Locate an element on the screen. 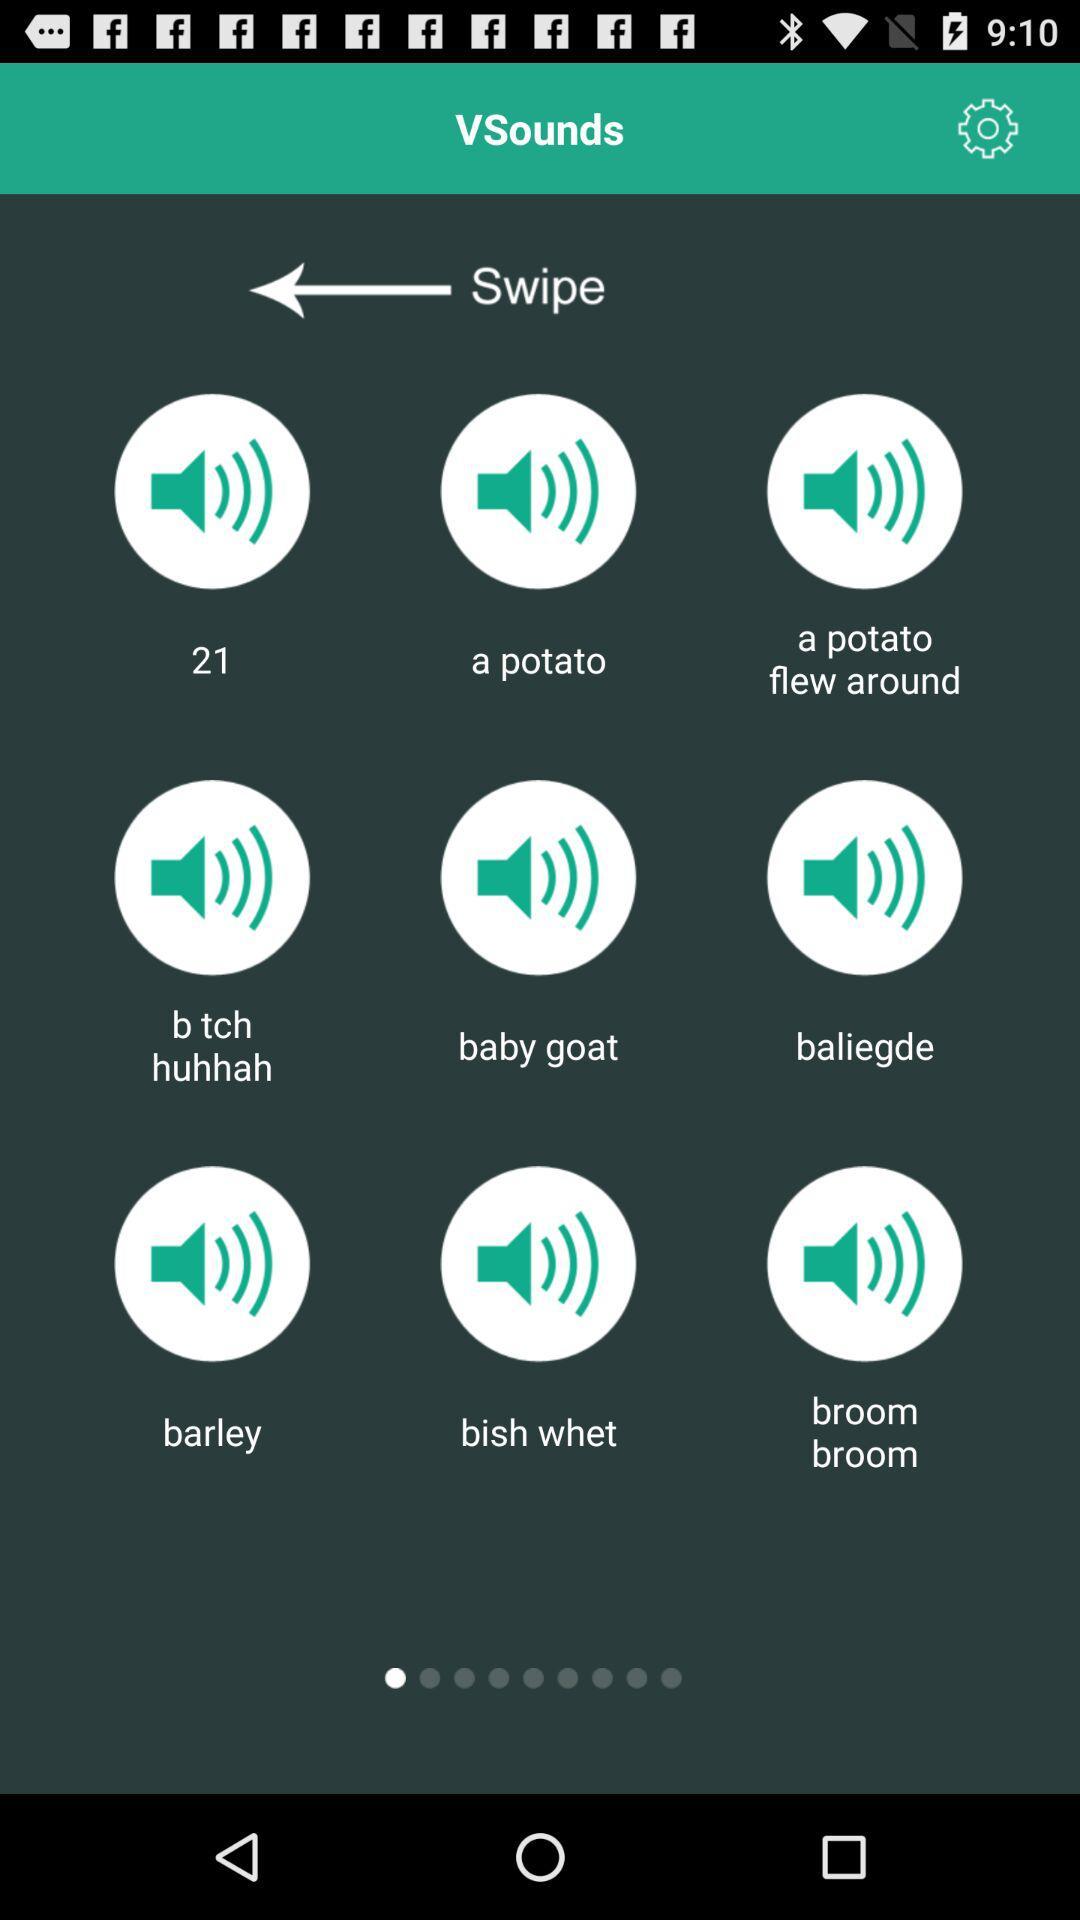 The height and width of the screenshot is (1920, 1080). settings button is located at coordinates (987, 127).